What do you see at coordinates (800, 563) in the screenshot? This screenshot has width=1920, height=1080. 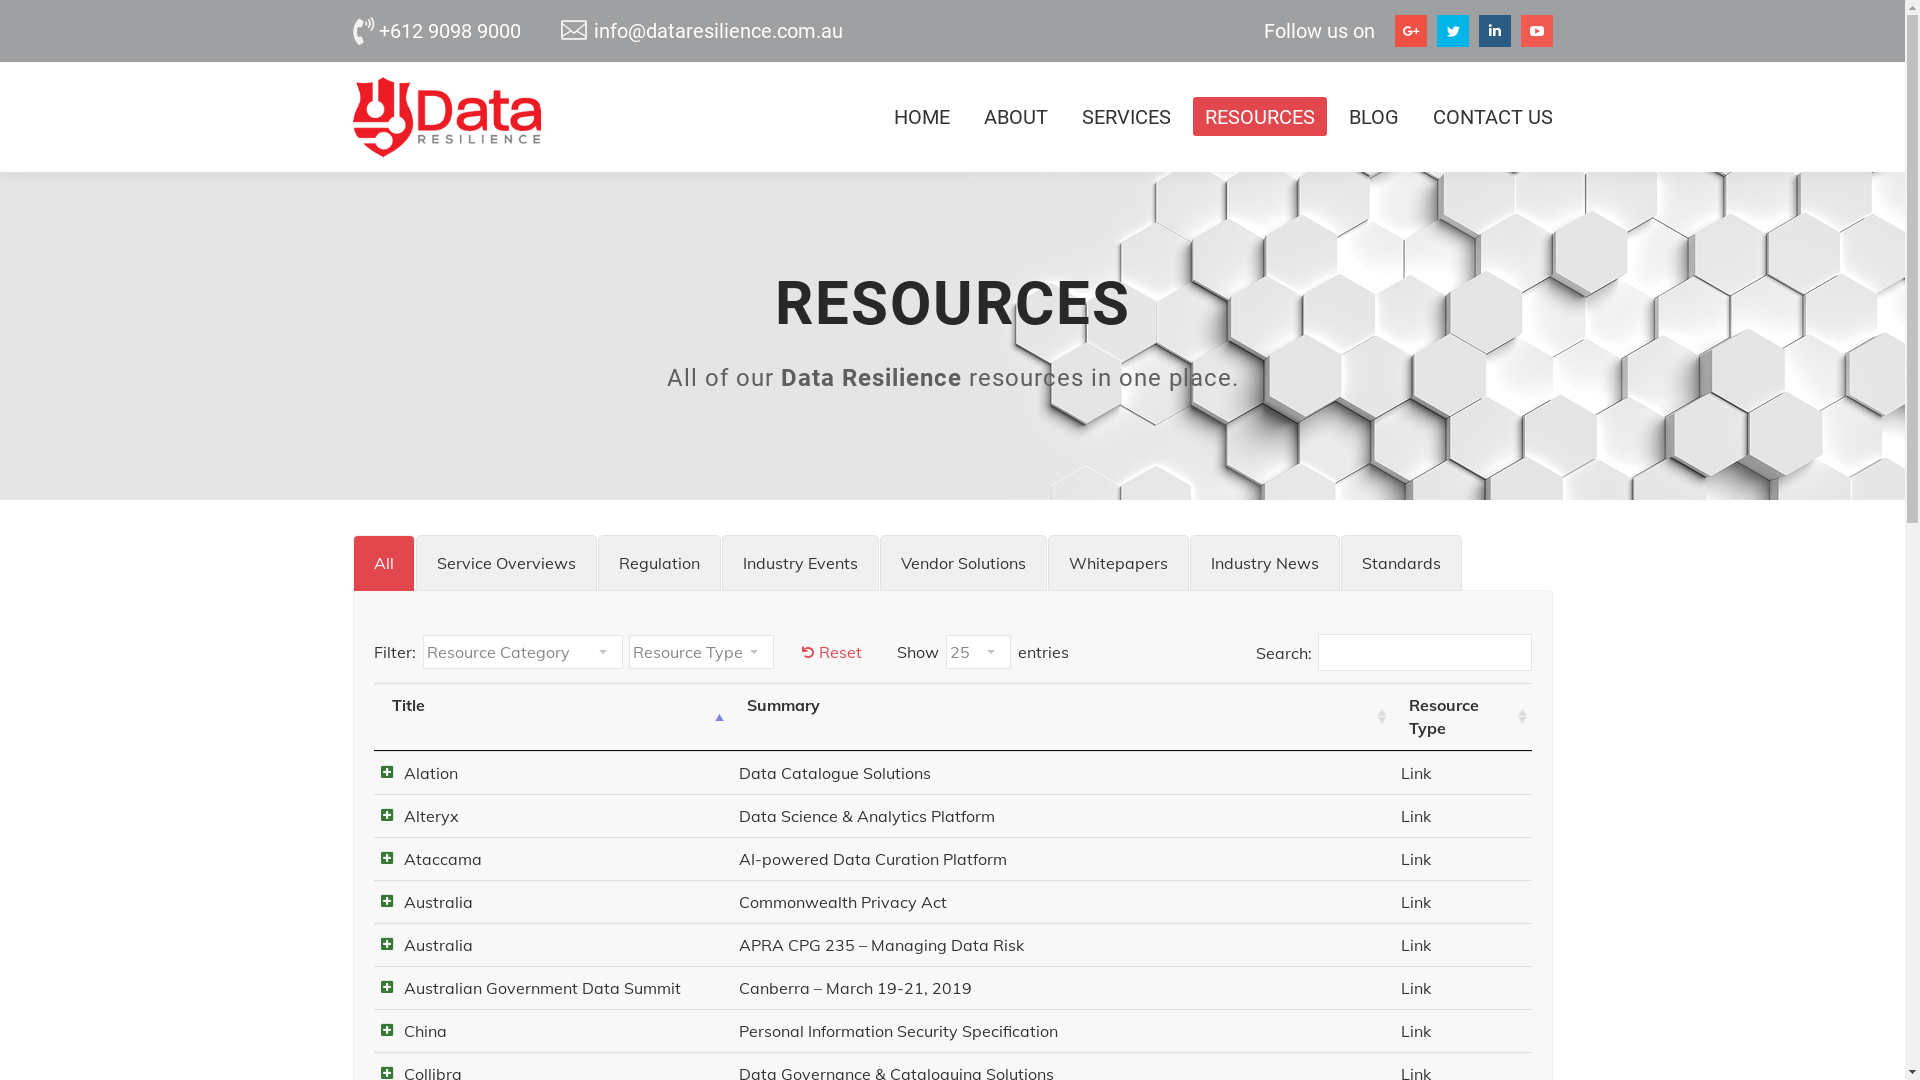 I see `'Industry Events'` at bounding box center [800, 563].